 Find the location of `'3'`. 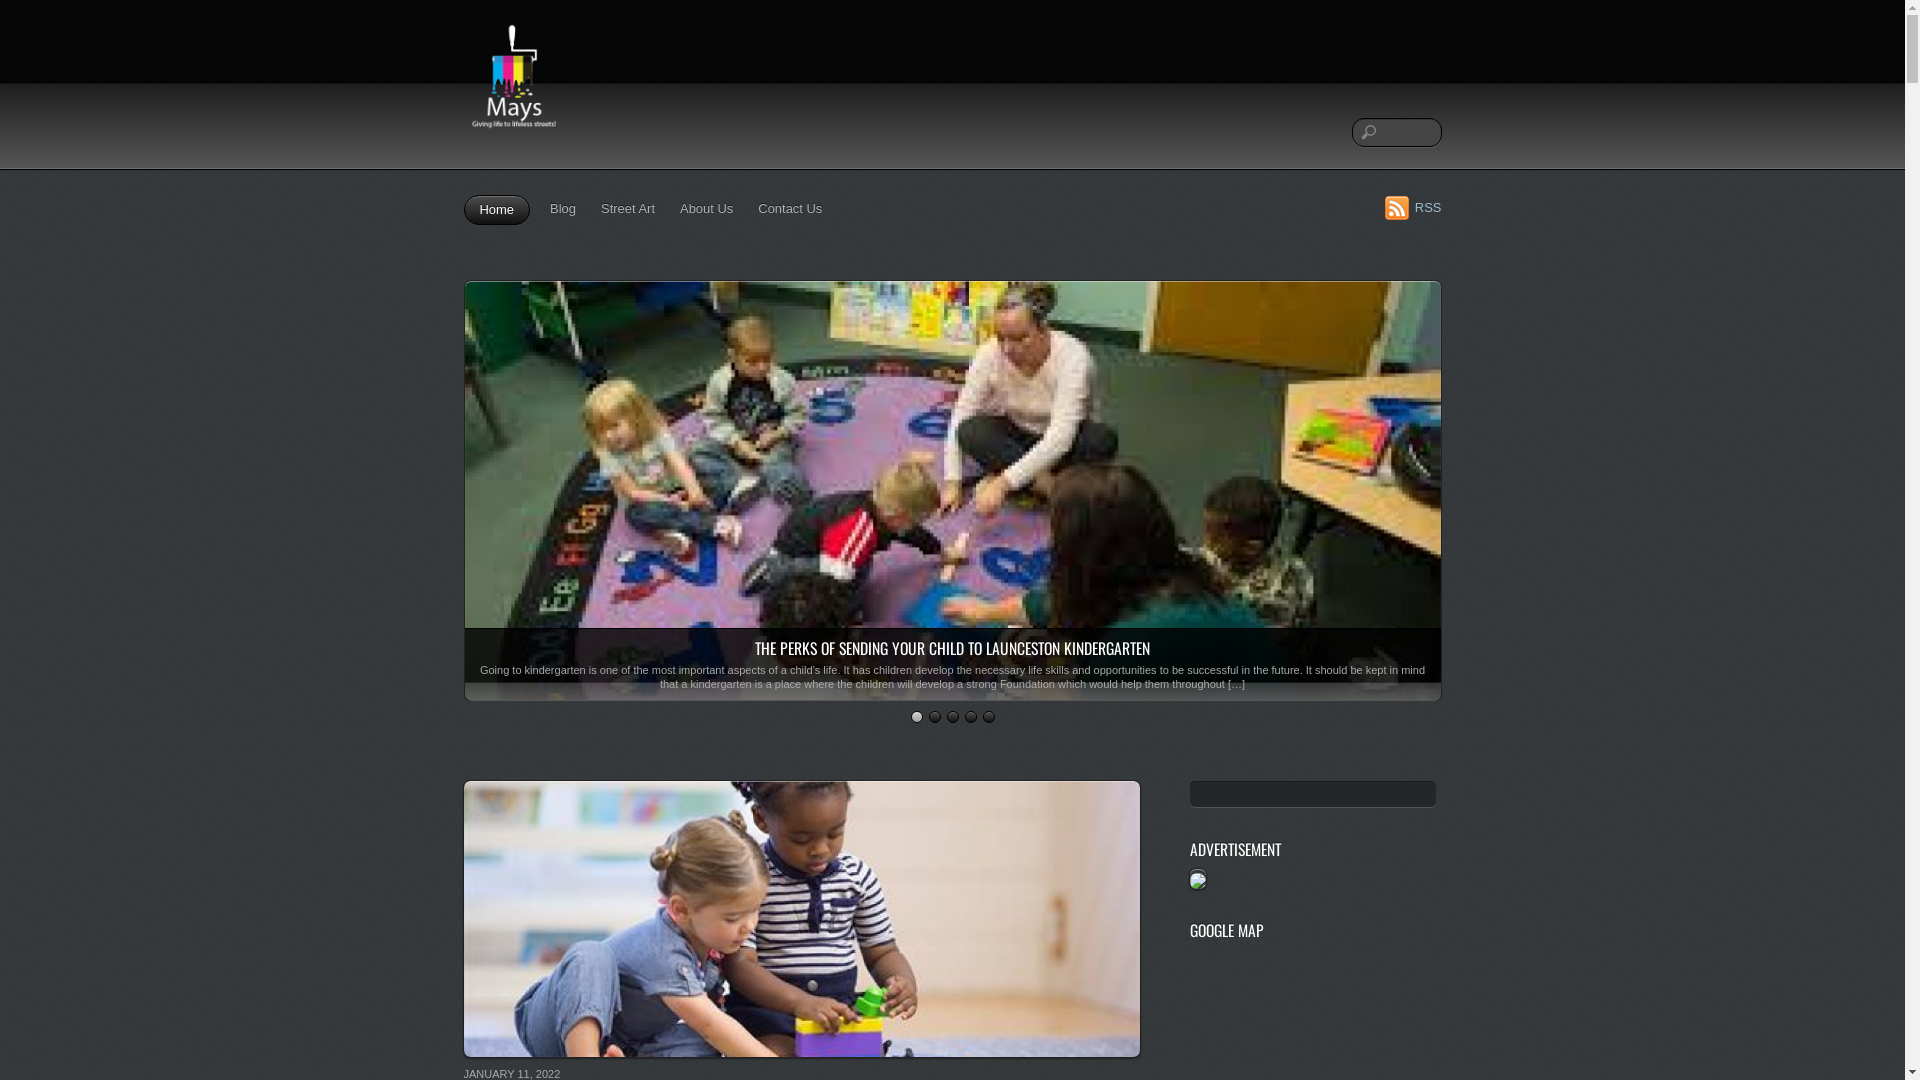

'3' is located at coordinates (950, 716).